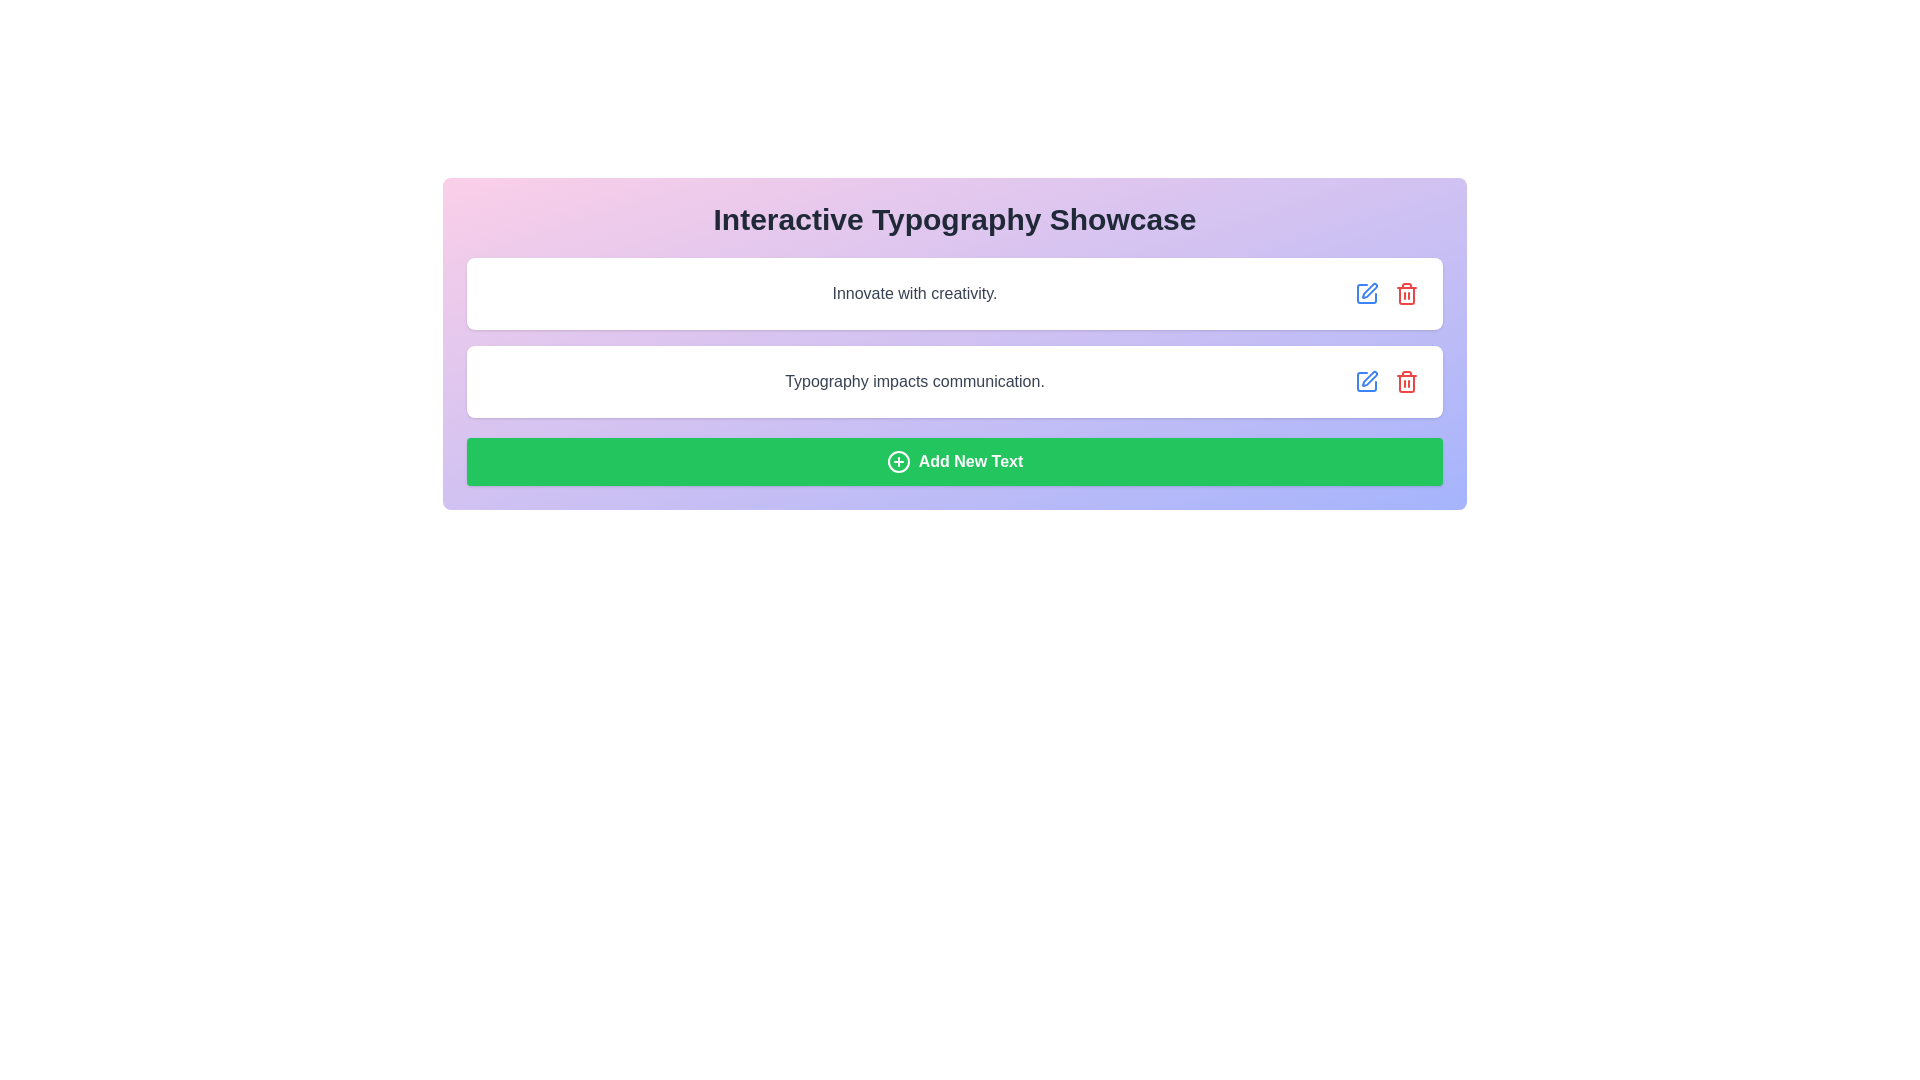 This screenshot has width=1920, height=1080. What do you see at coordinates (1405, 296) in the screenshot?
I see `the trash can icon associated with the second input field to initiate a delete action` at bounding box center [1405, 296].